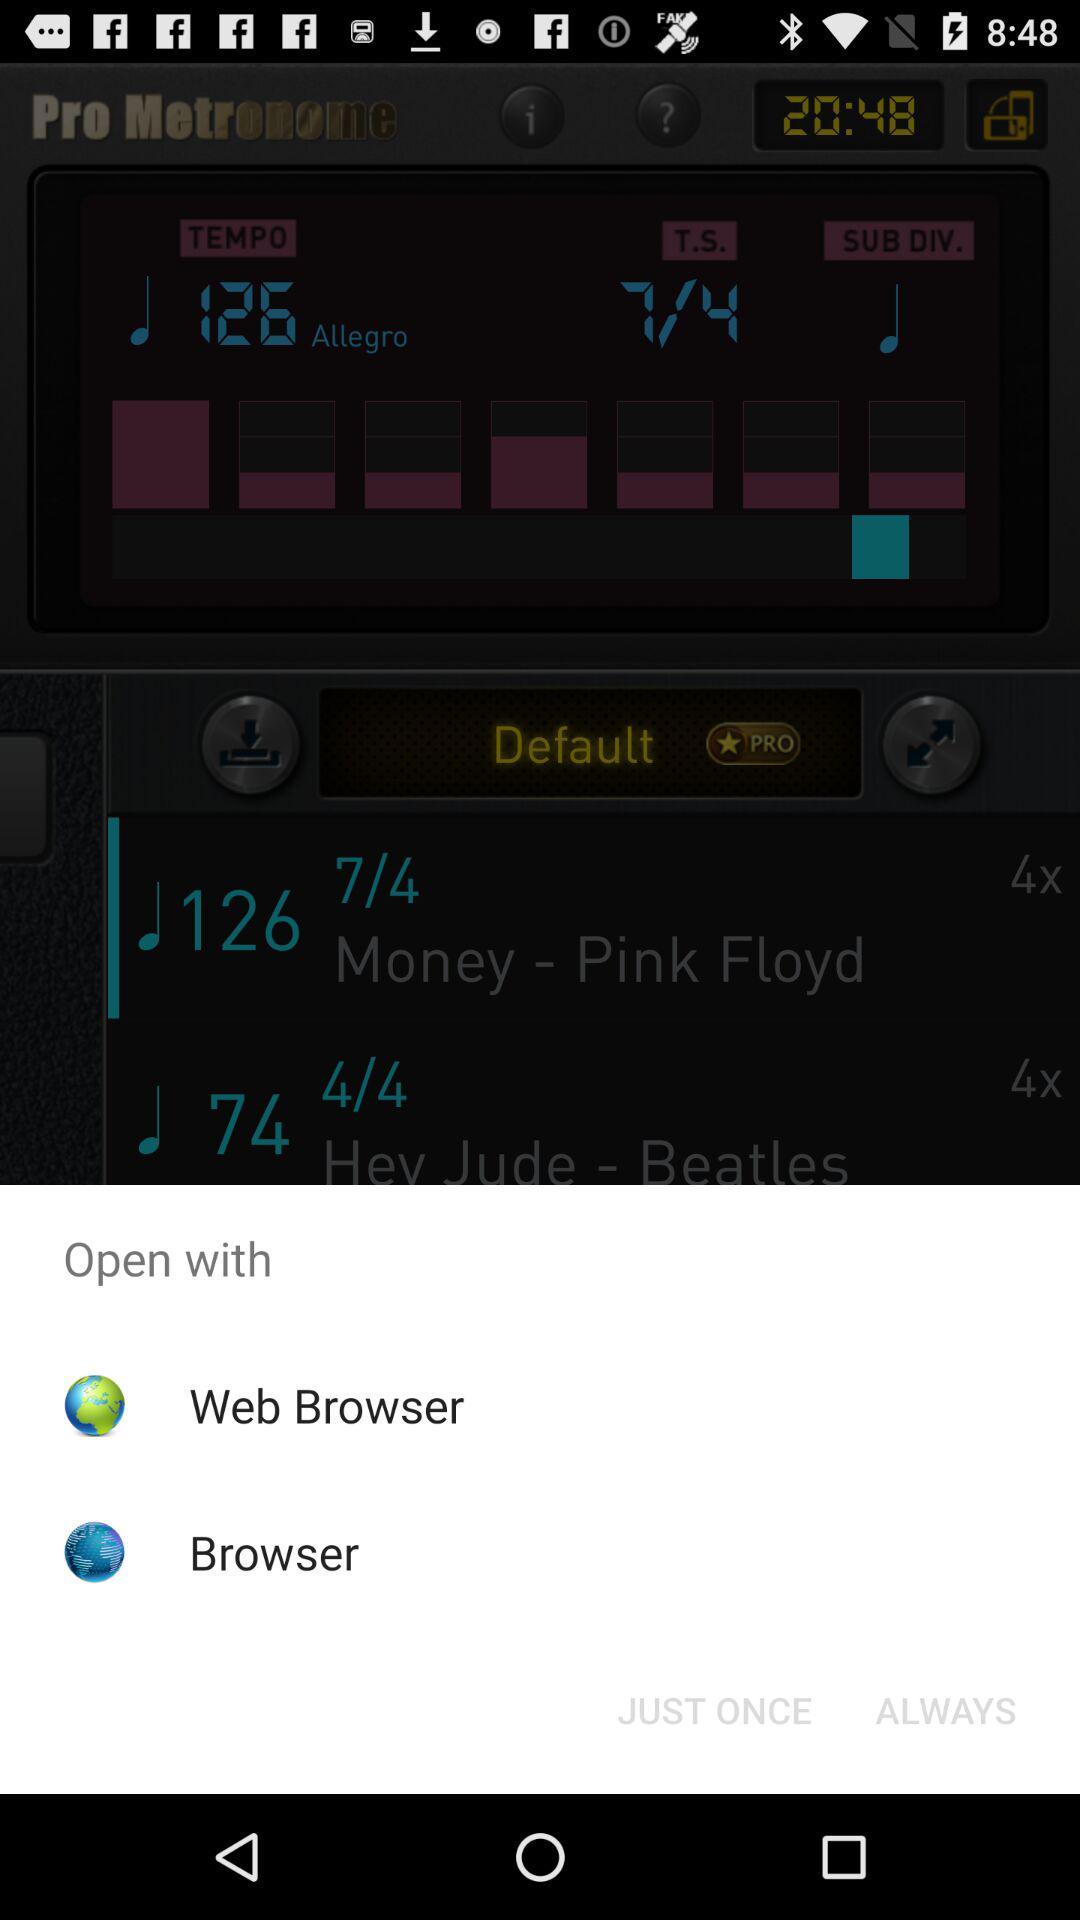  Describe the element at coordinates (325, 1404) in the screenshot. I see `app below the open with item` at that location.